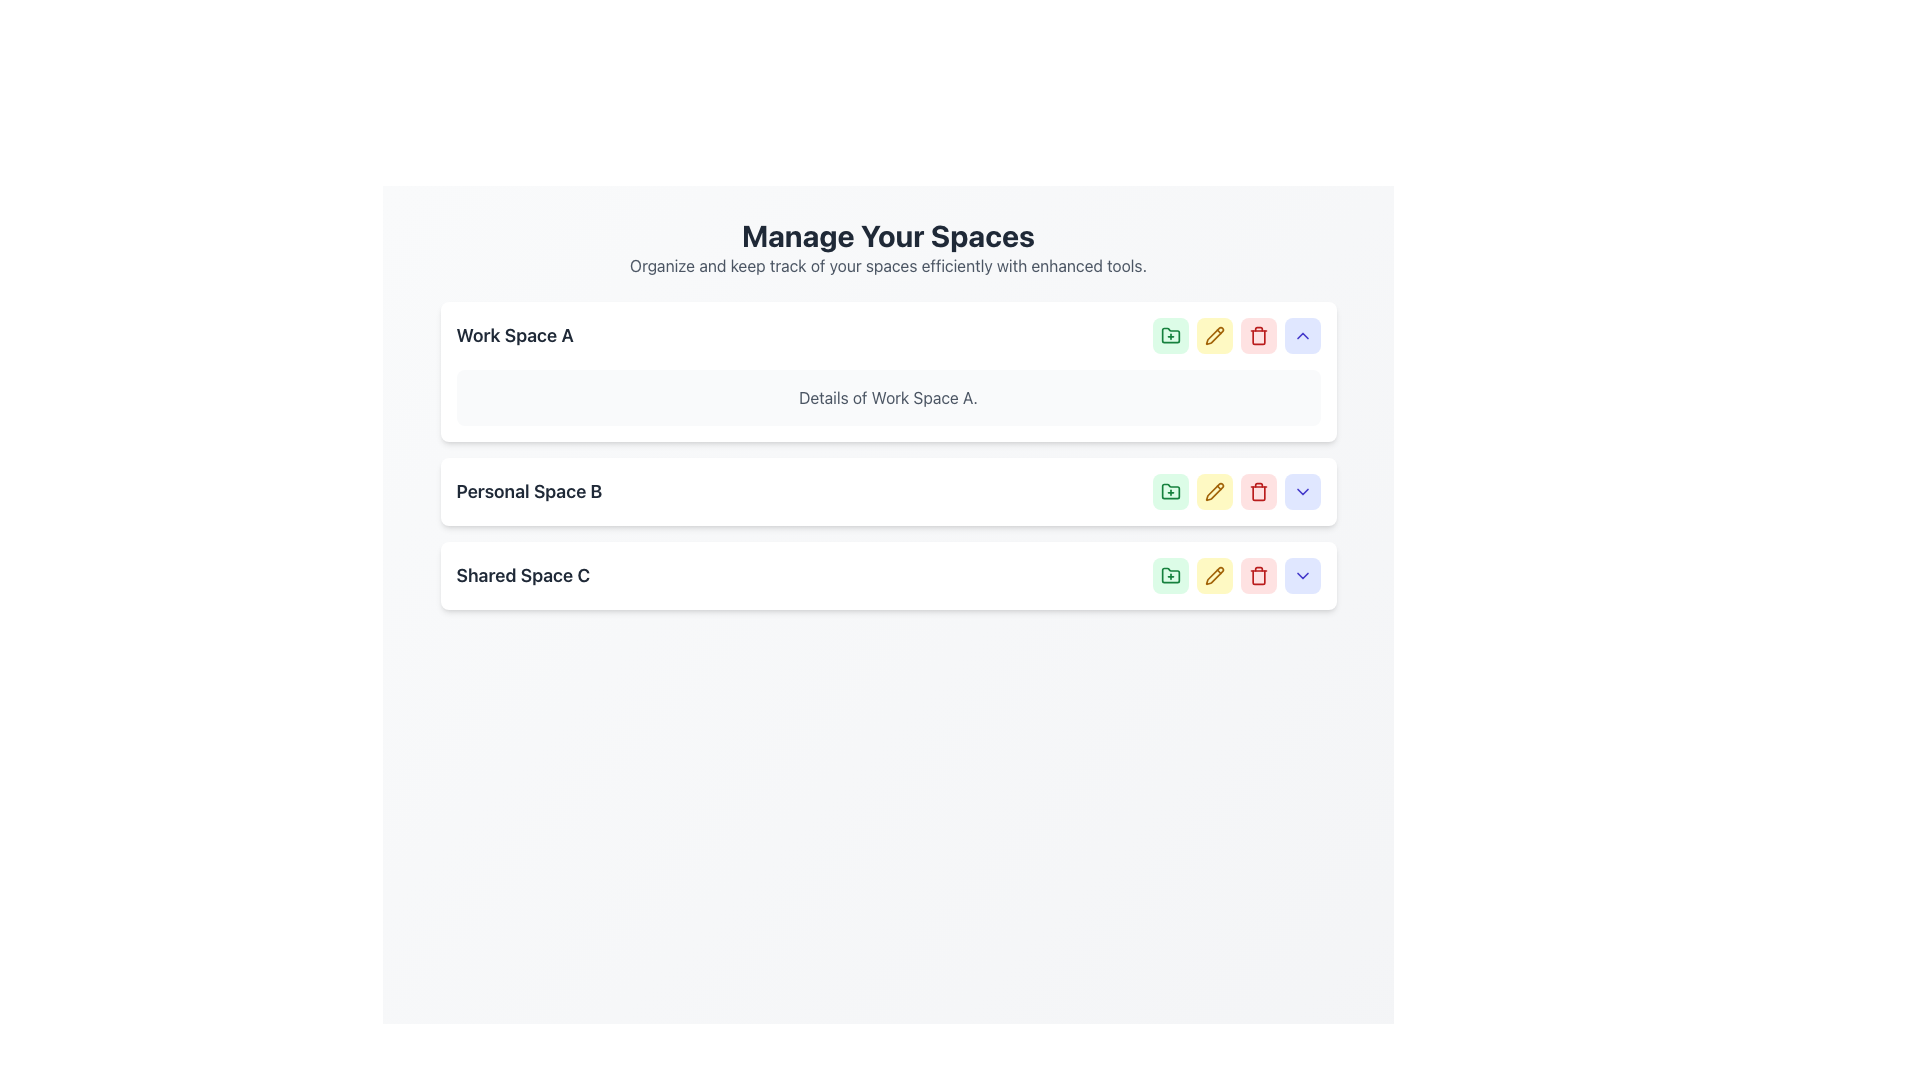 This screenshot has height=1080, width=1920. I want to click on the delete button located on the rightmost side of the button group for 'Work Space A', so click(1257, 334).